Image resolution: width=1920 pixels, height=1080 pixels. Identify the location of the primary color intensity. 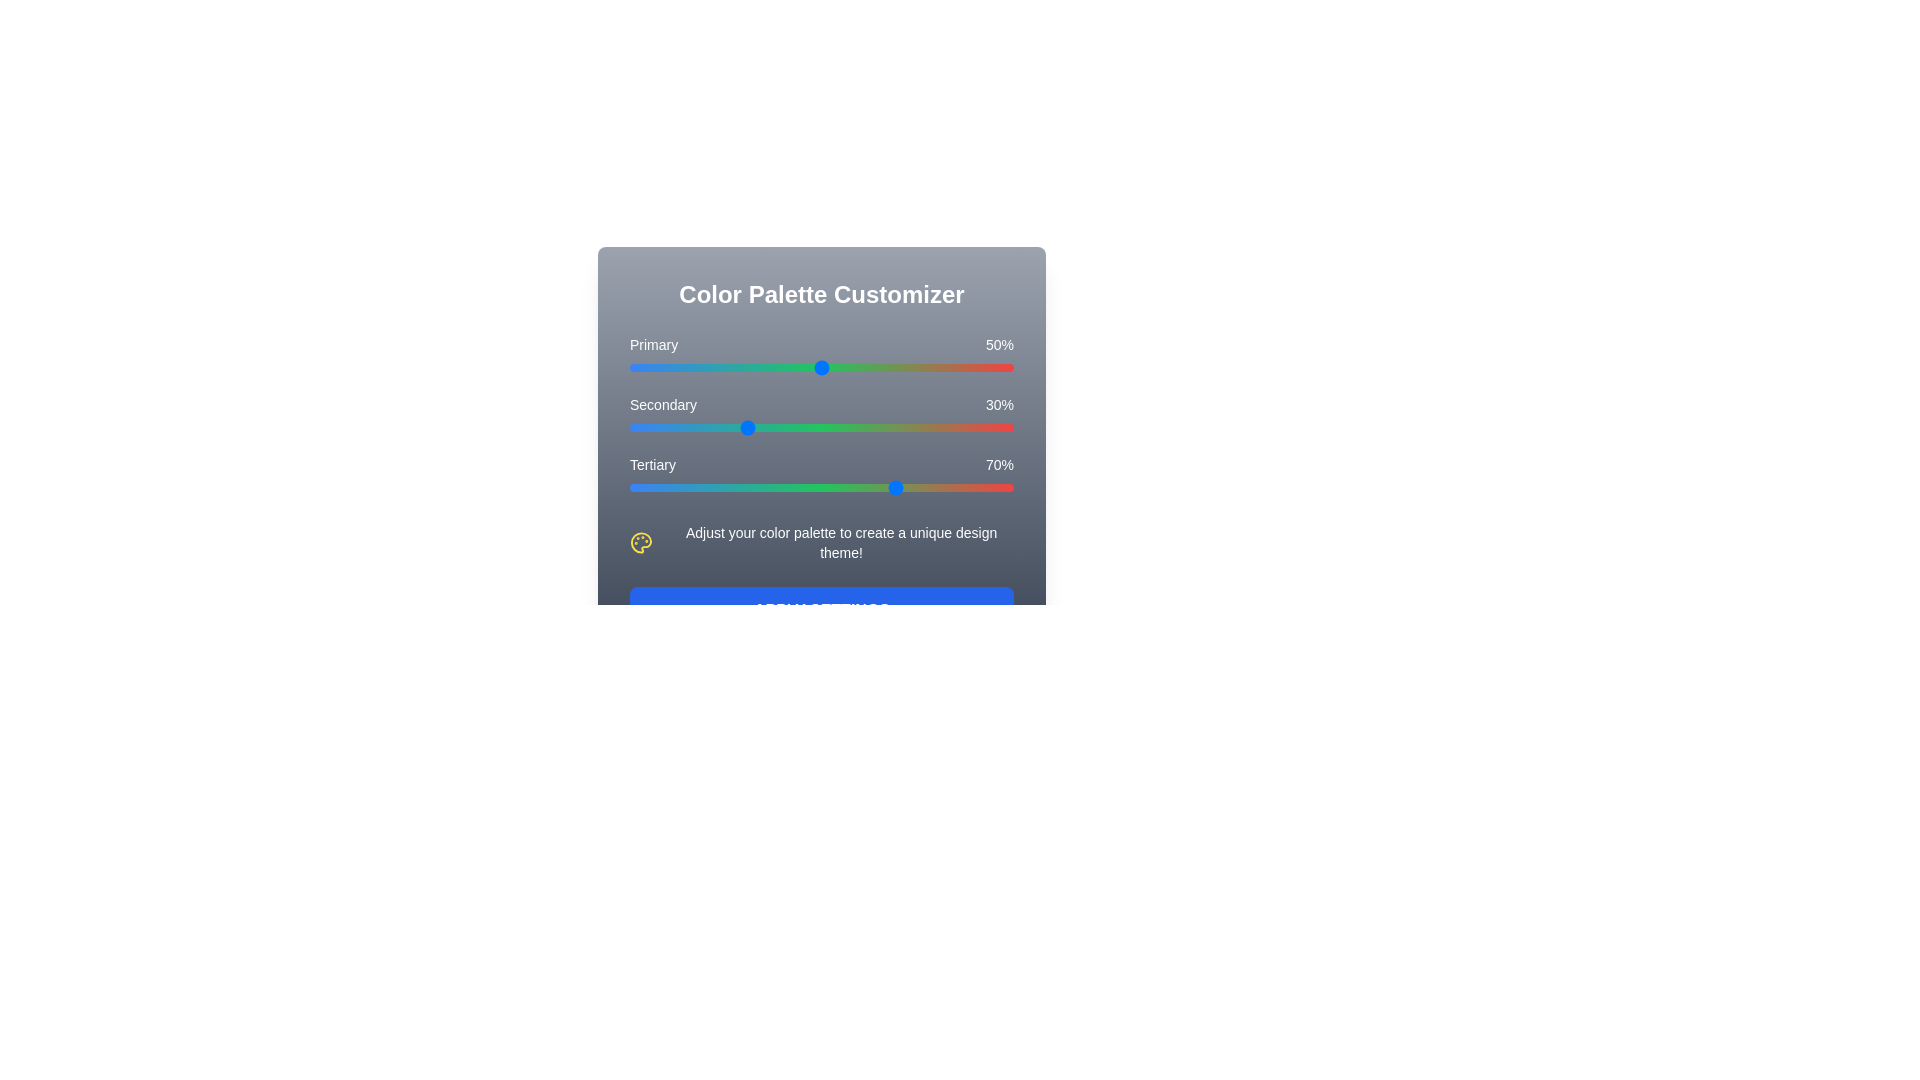
(656, 367).